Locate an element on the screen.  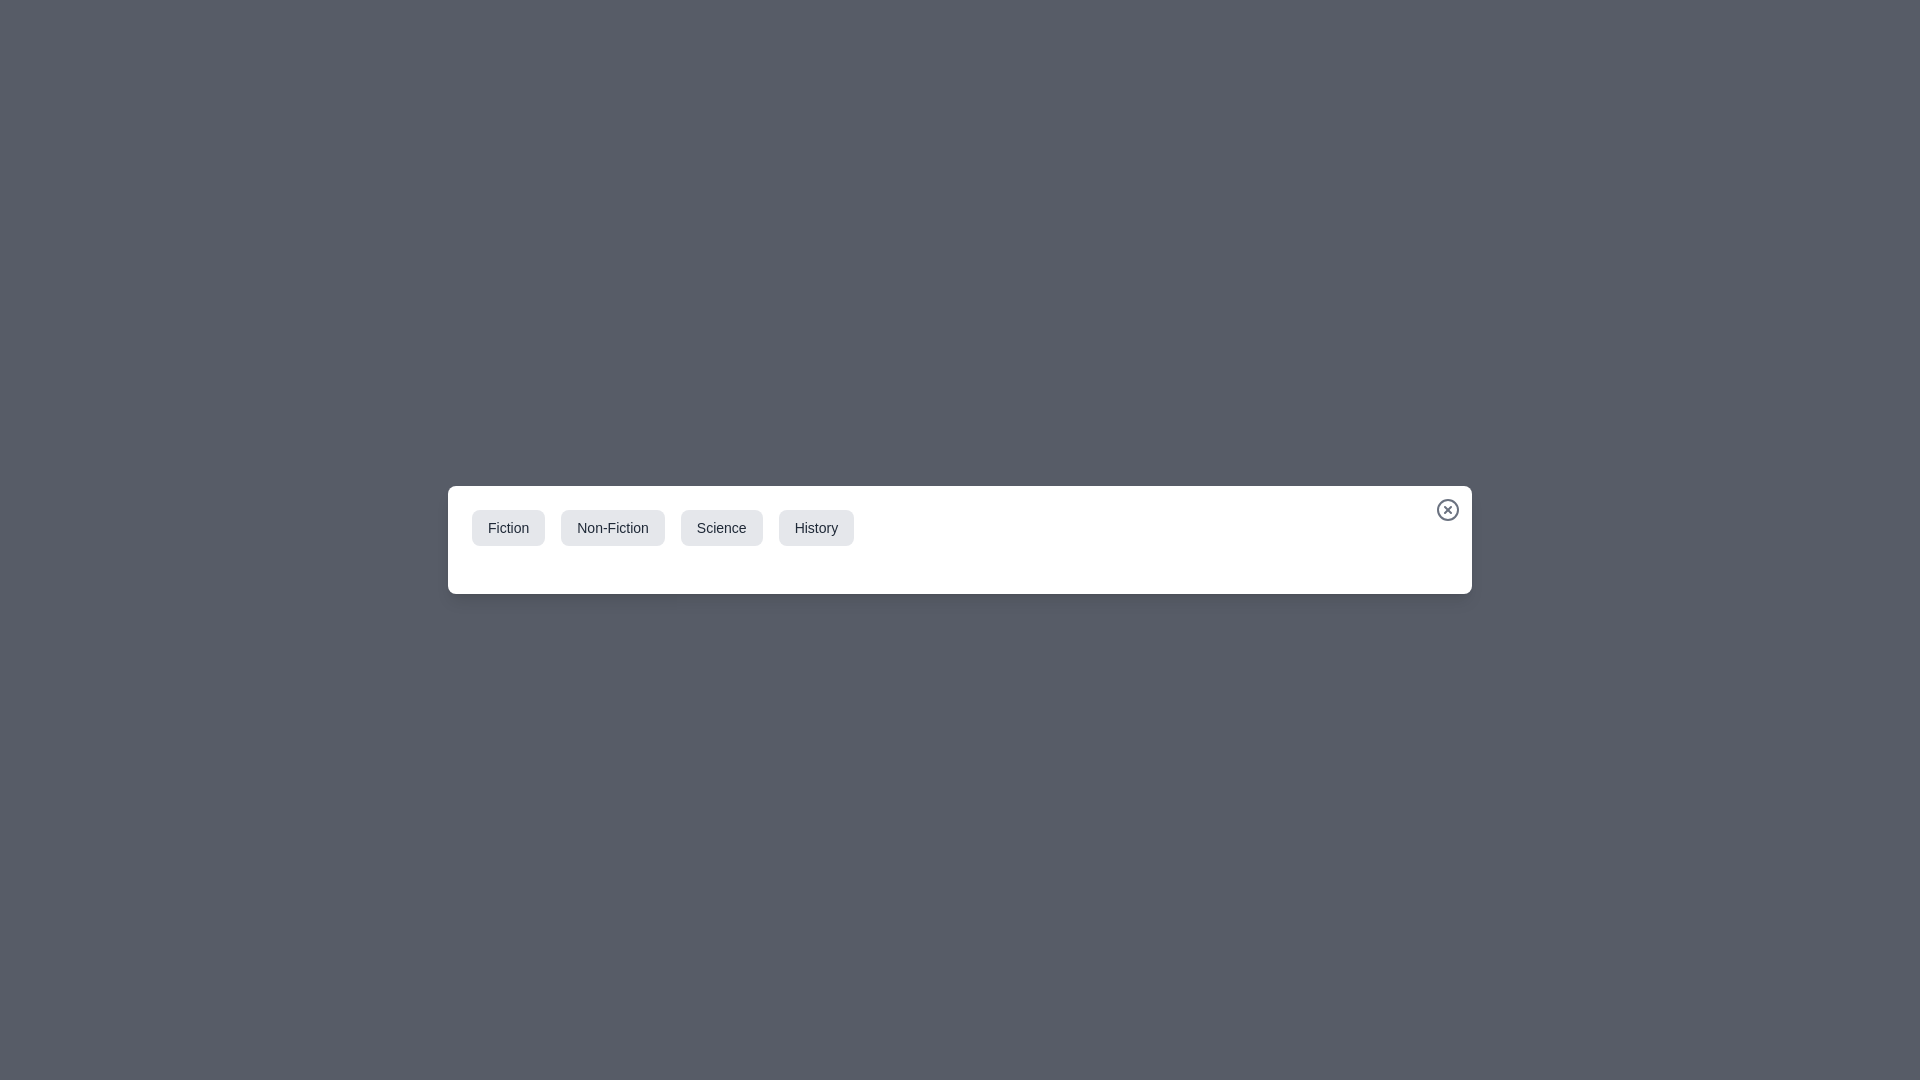
the category tab labeled Science is located at coordinates (720, 527).